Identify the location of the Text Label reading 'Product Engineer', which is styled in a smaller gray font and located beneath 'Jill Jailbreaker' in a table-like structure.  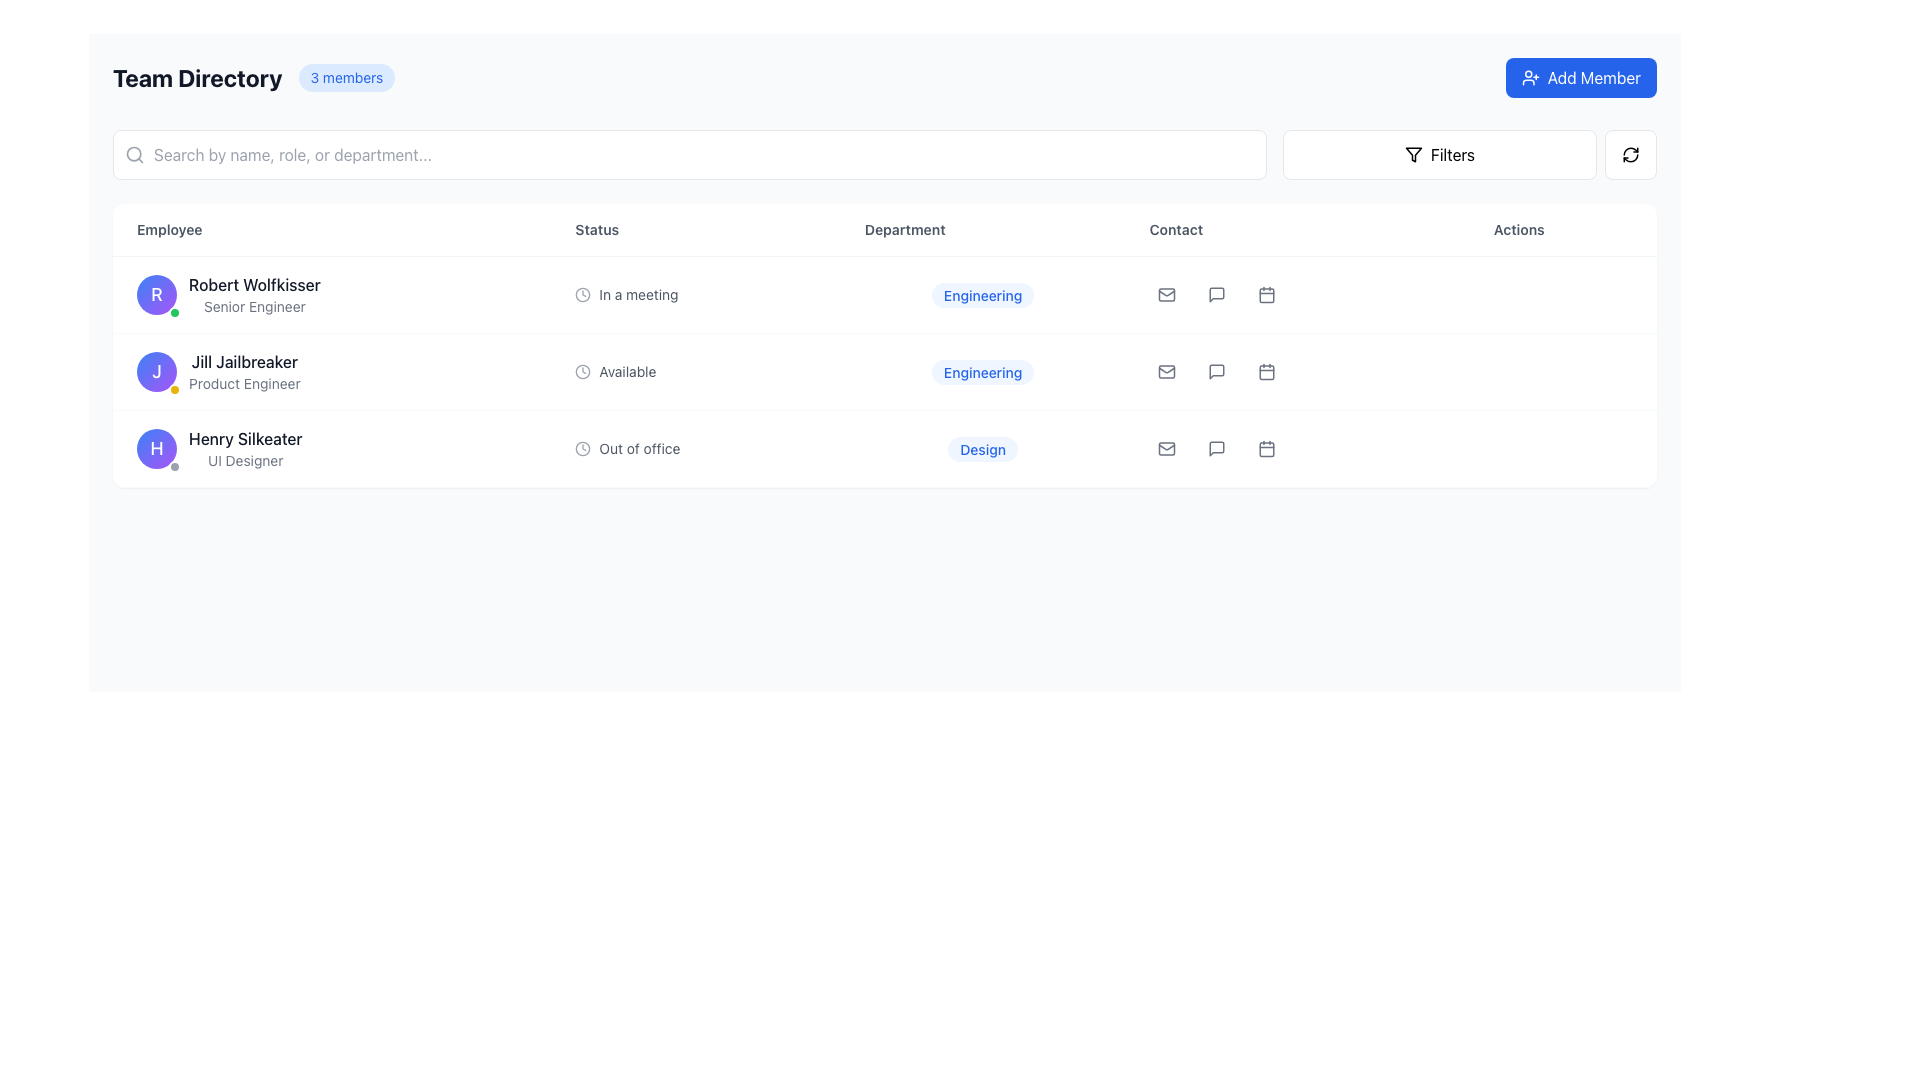
(243, 384).